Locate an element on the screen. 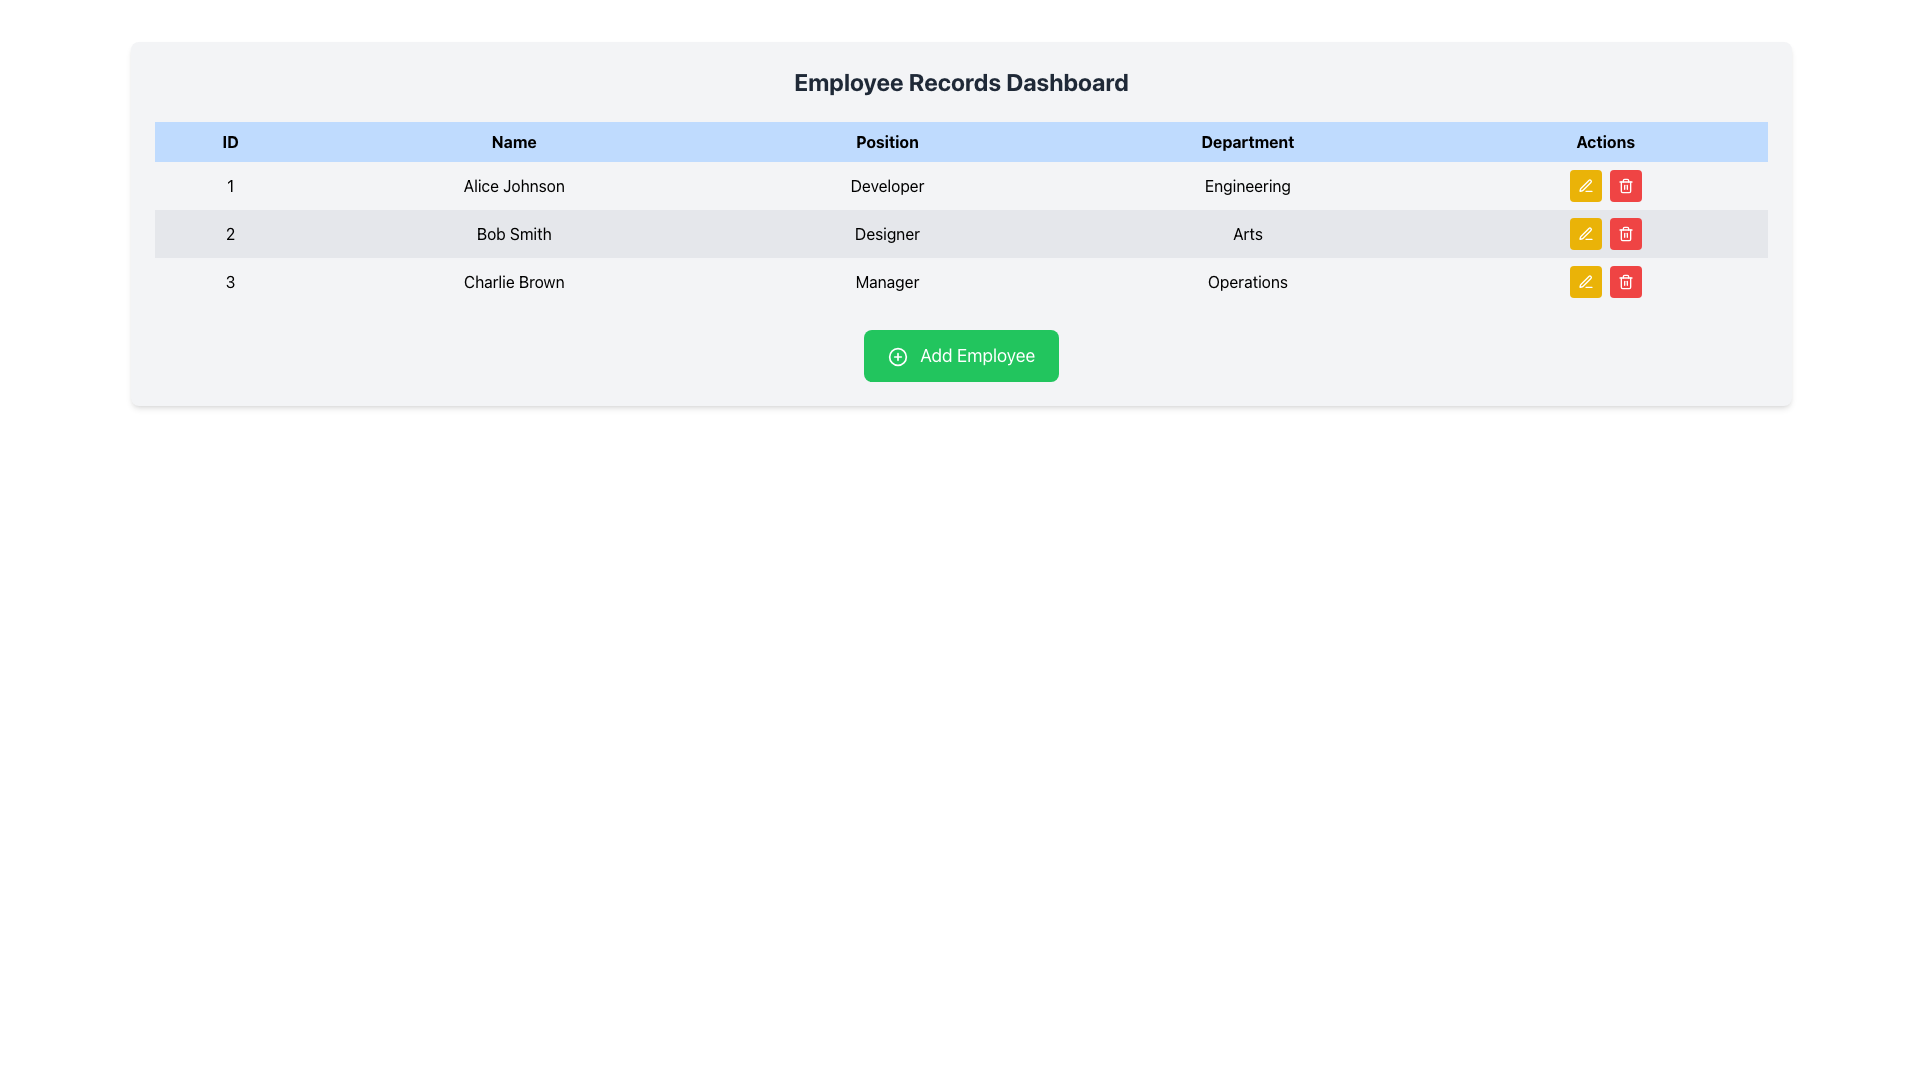 The image size is (1920, 1080). the yellow edit button with a pen icon located in the 'Actions' column of the third row for the 'Operations' department is located at coordinates (1584, 281).